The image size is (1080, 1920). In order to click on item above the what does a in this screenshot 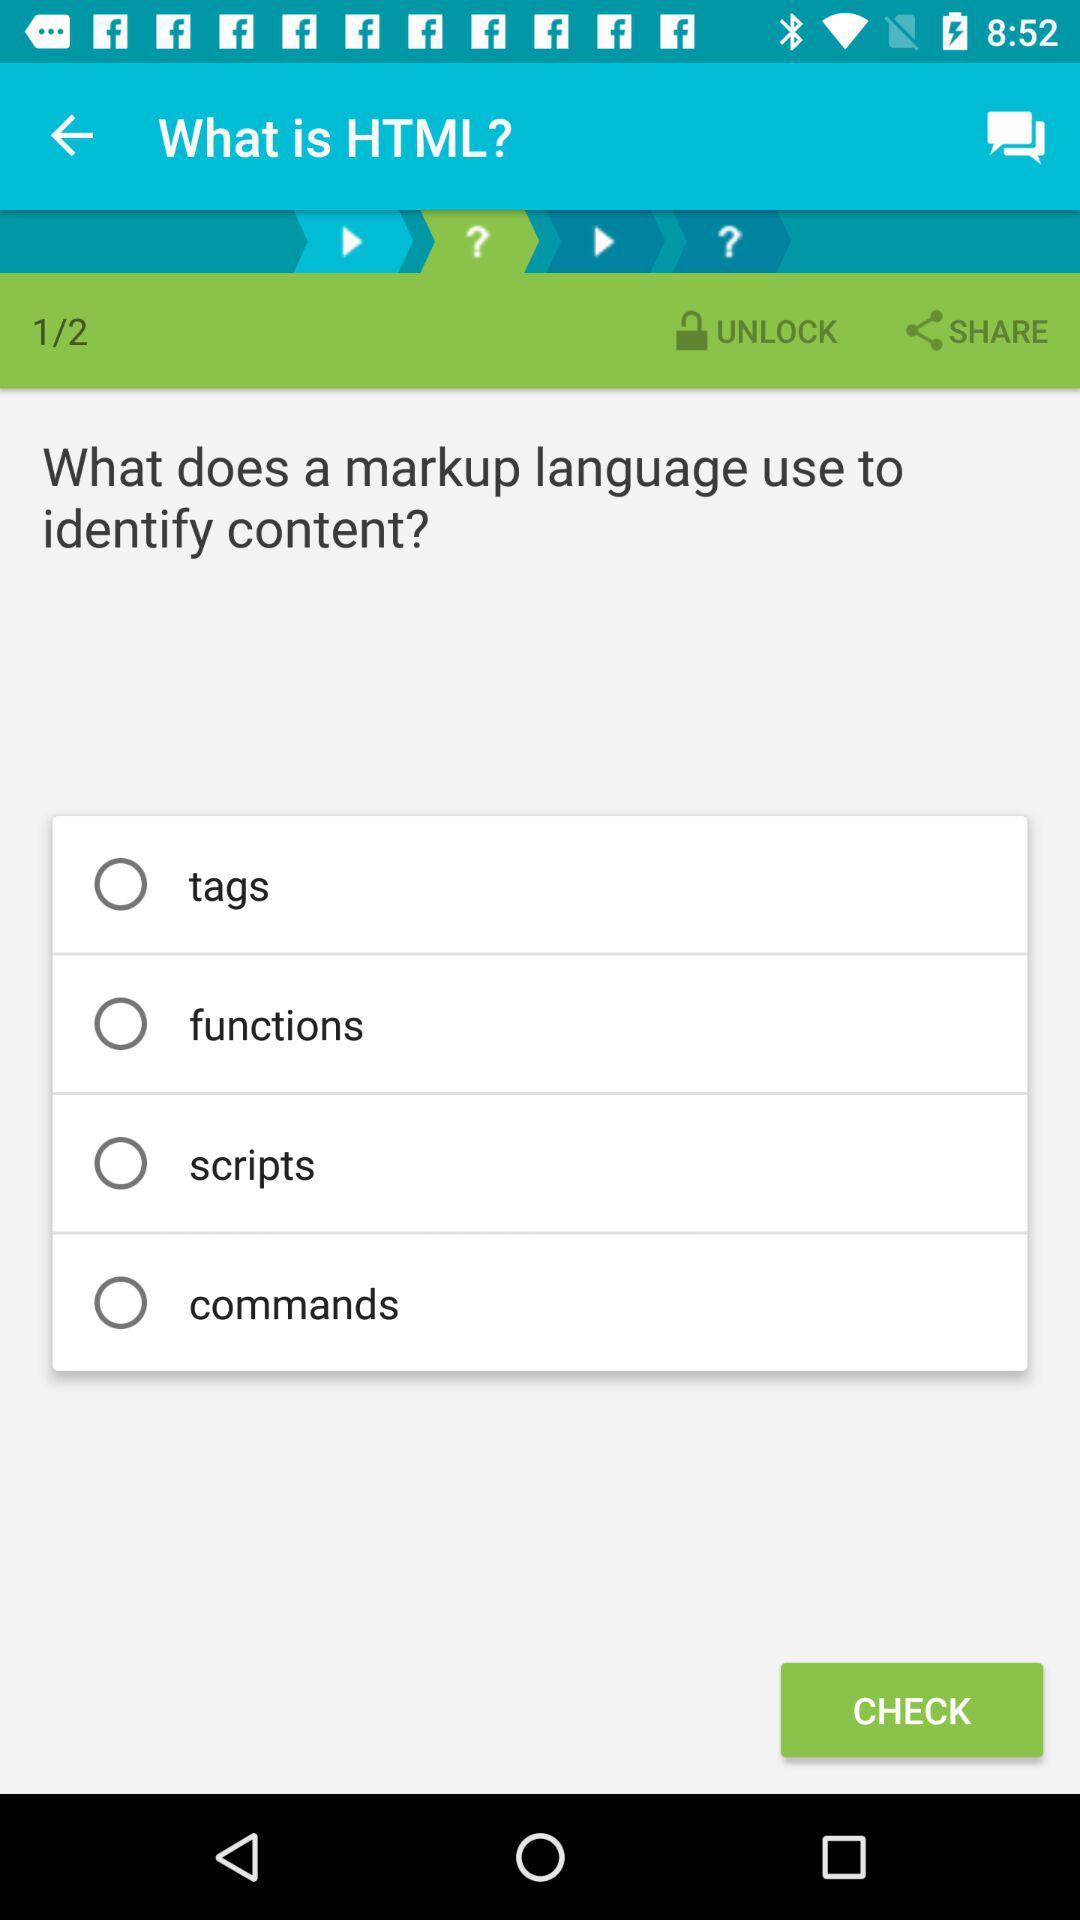, I will do `click(973, 330)`.